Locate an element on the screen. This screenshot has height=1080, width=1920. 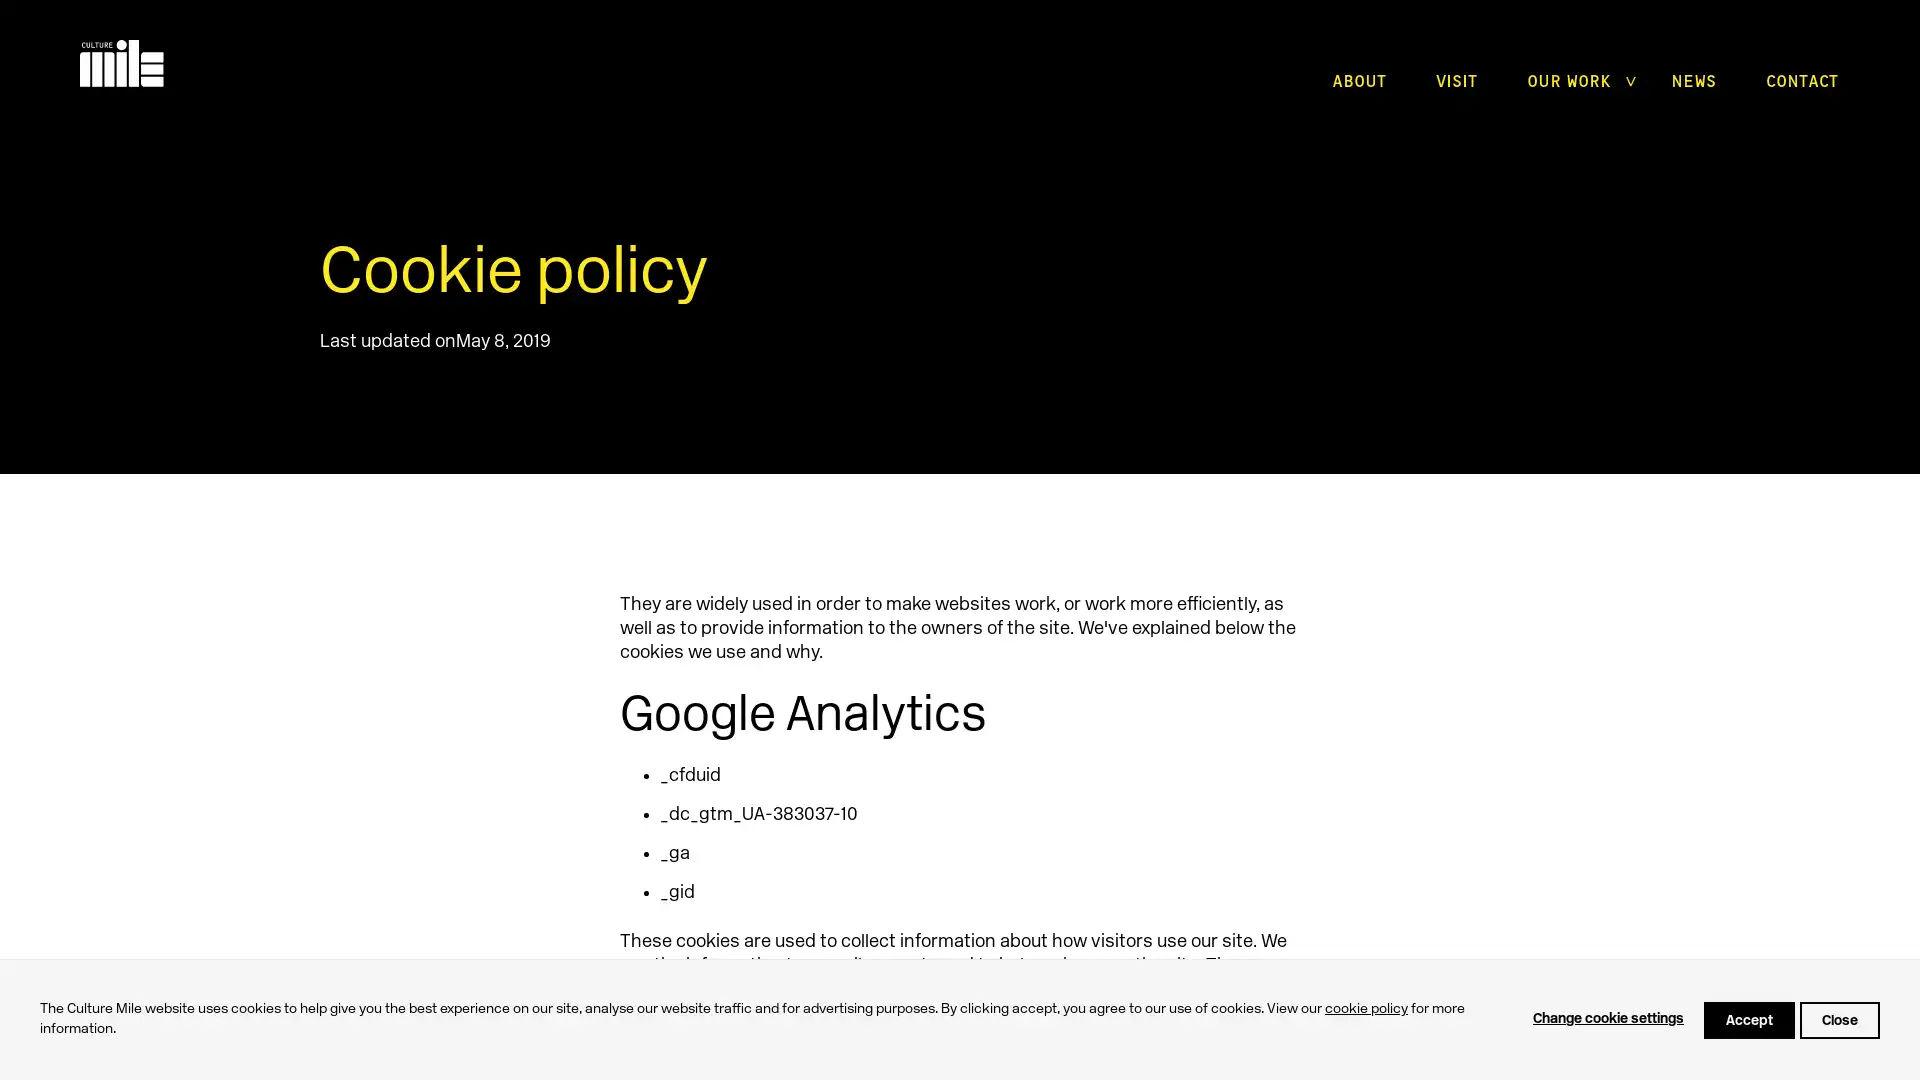
Close is located at coordinates (1839, 1019).